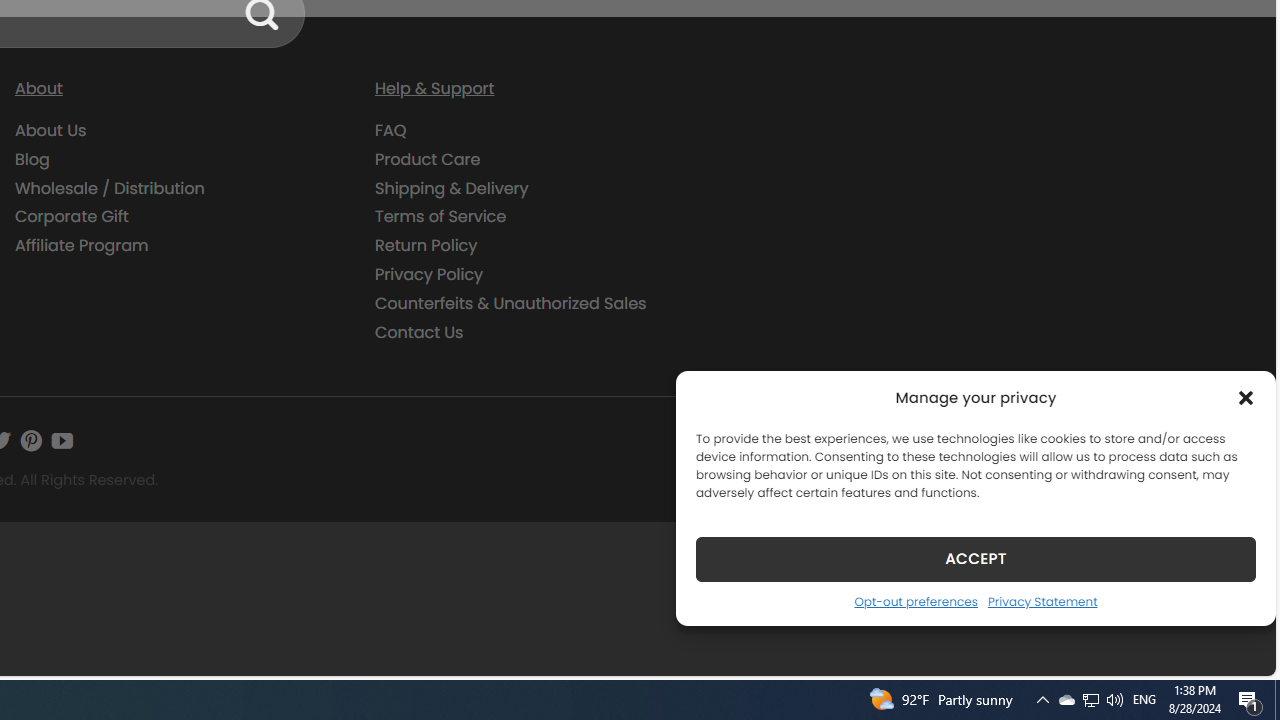 This screenshot has height=720, width=1280. I want to click on 'Terms of Service', so click(540, 216).